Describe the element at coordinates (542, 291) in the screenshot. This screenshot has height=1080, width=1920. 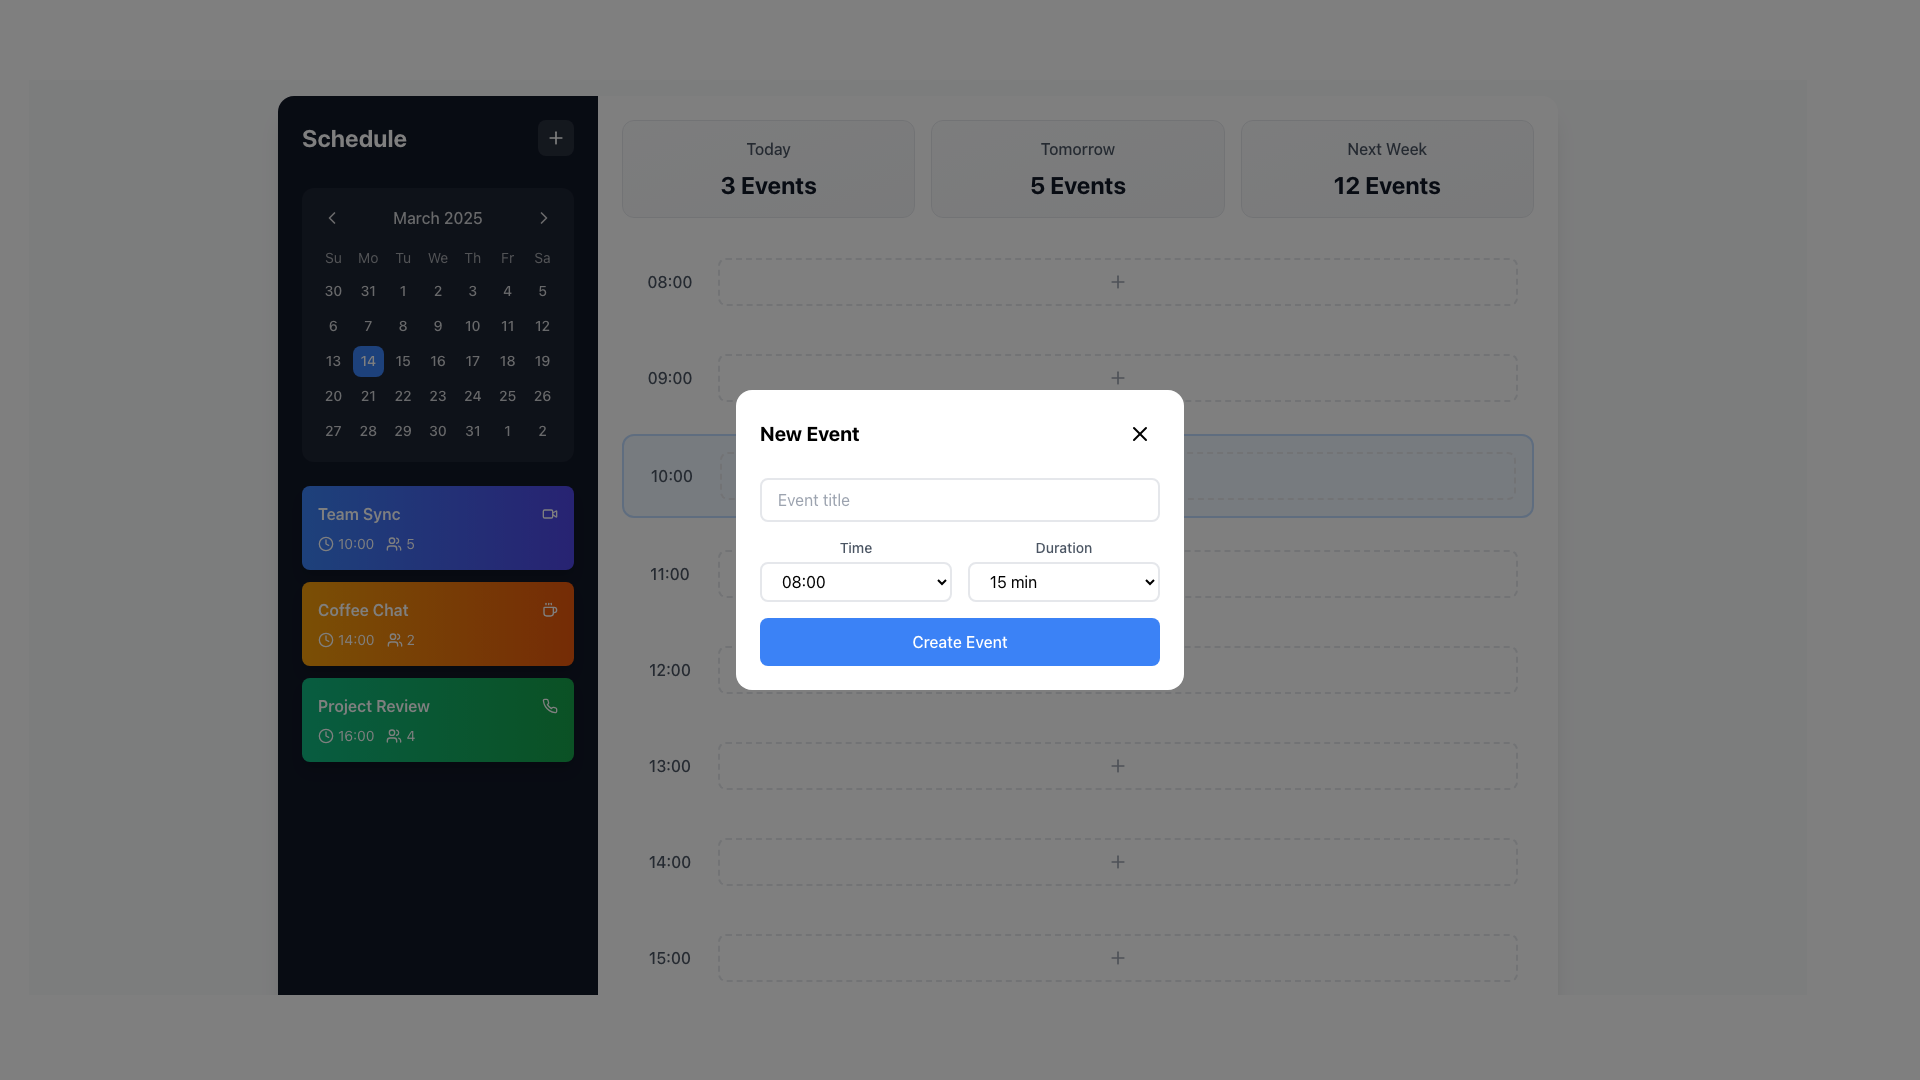
I see `the square-shaped button with a dark background and the label '5'` at that location.